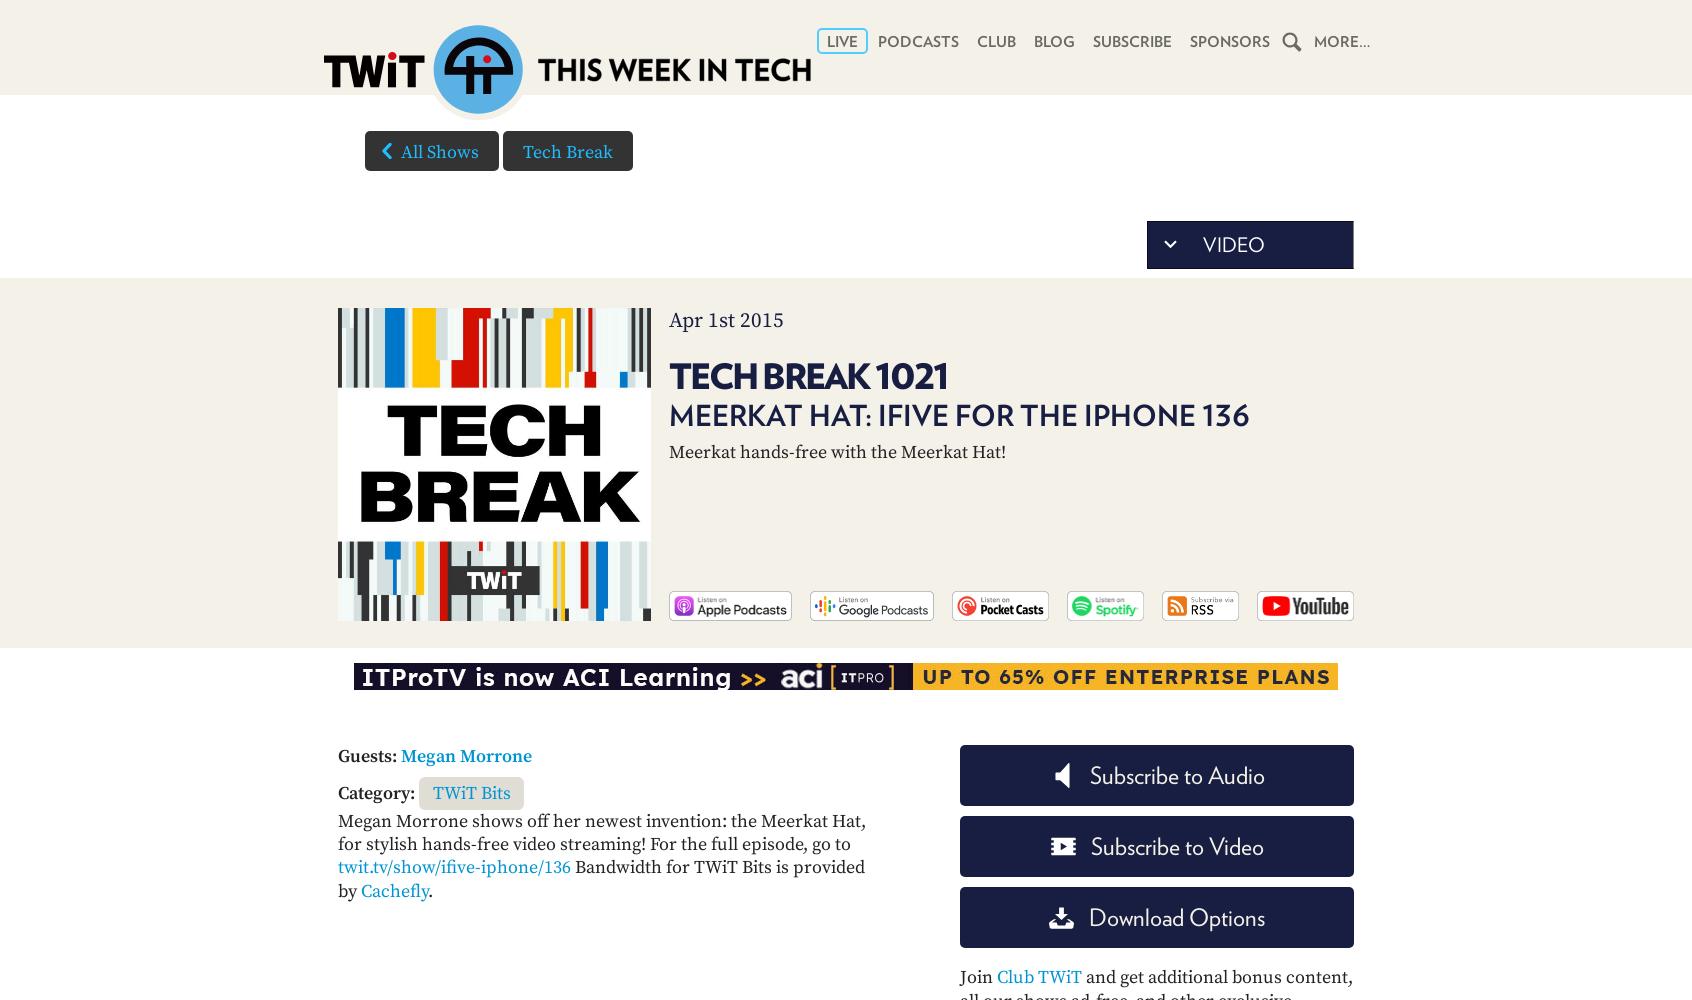 The height and width of the screenshot is (1000, 1692). Describe the element at coordinates (978, 976) in the screenshot. I see `'Join'` at that location.